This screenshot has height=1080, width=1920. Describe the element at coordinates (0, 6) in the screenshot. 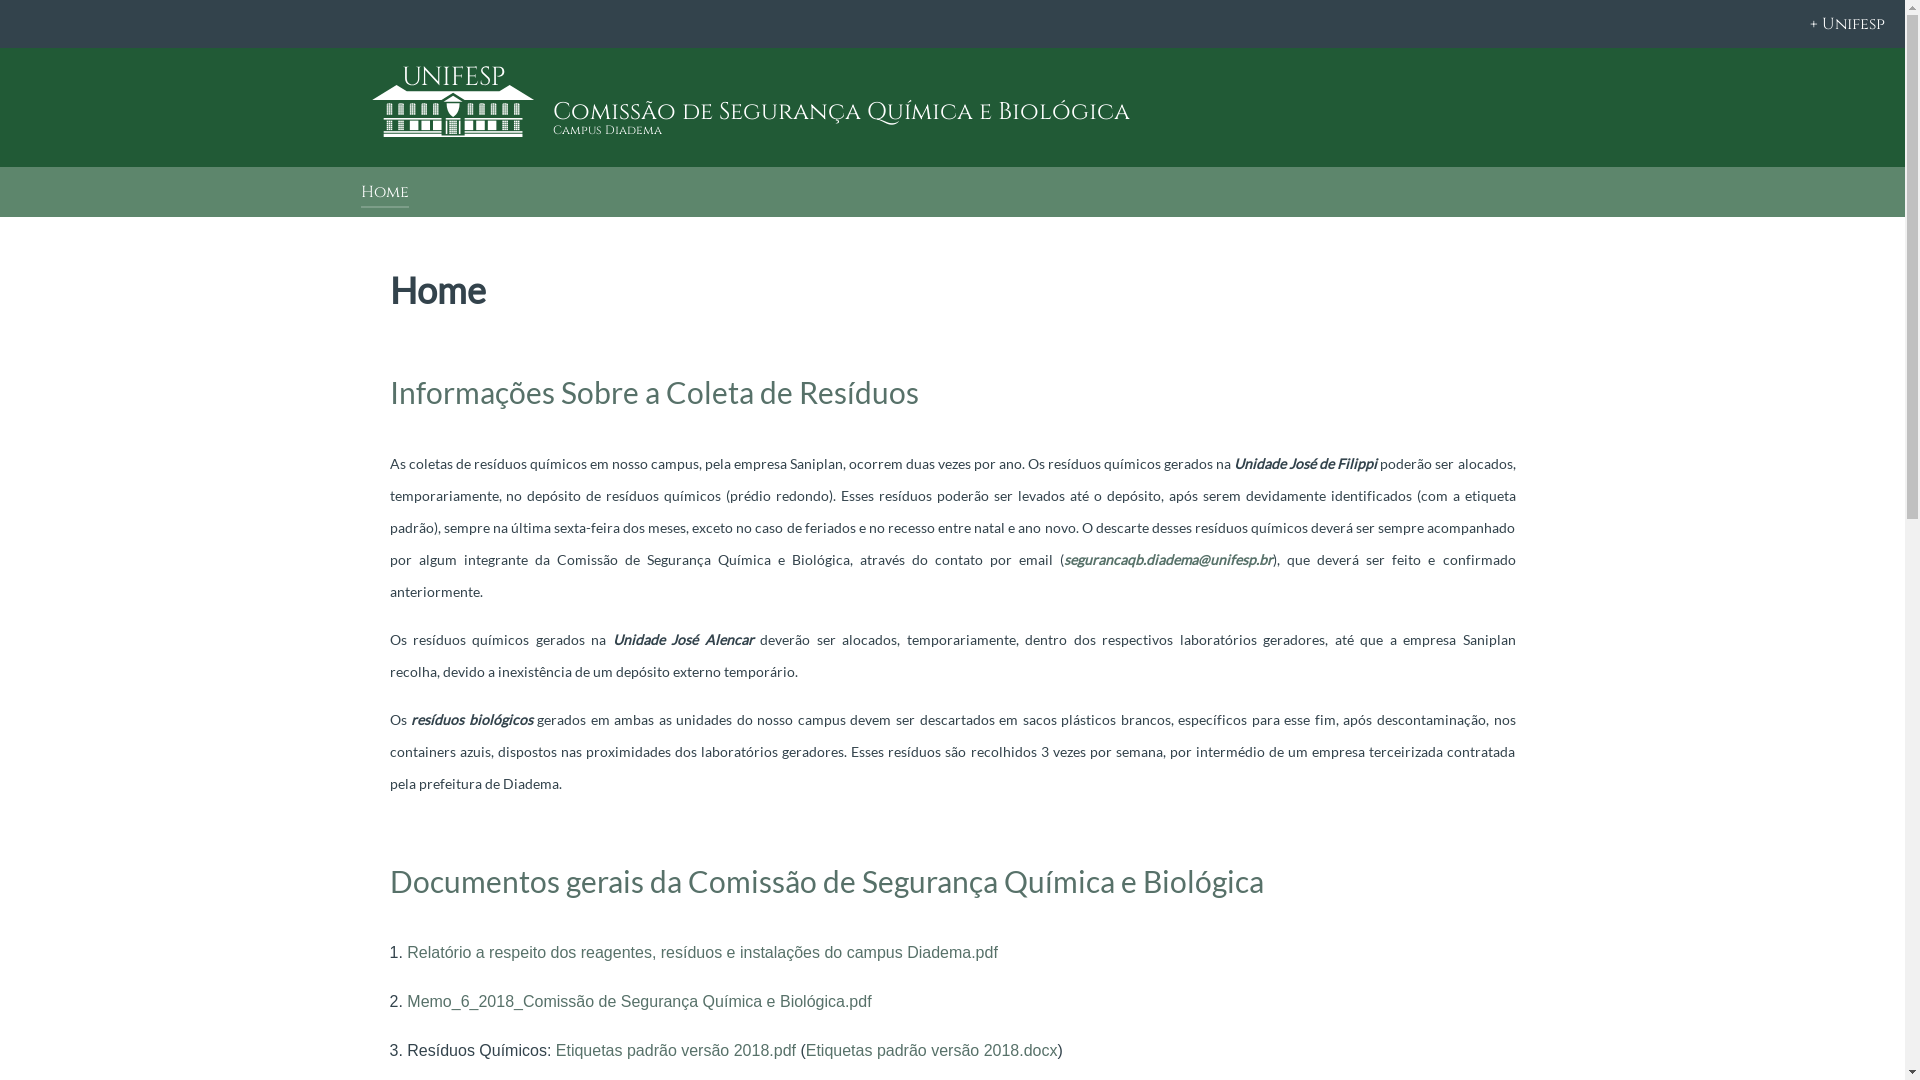

I see `'on'` at that location.